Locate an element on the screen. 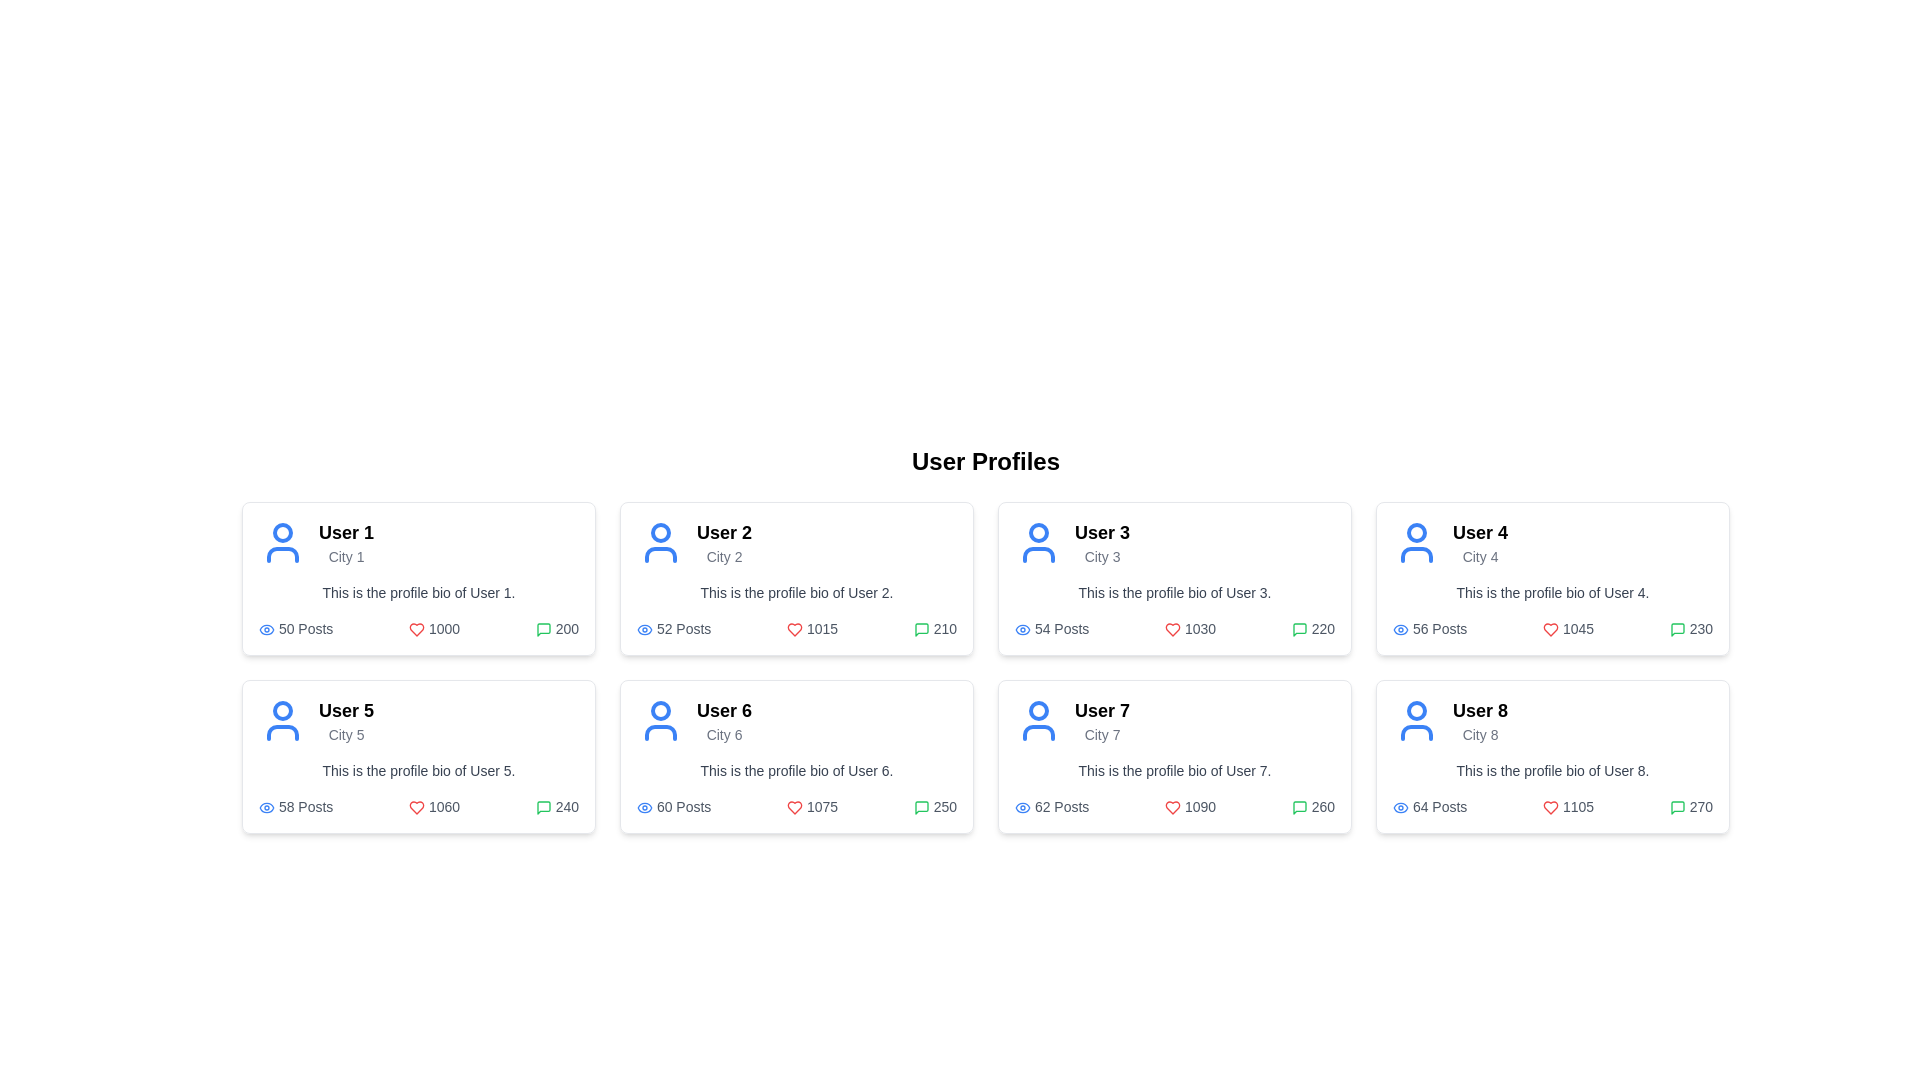  the numerical text '1105' next to the red heart icon associated with User 8 to associate its value with the nearby icon is located at coordinates (1567, 805).